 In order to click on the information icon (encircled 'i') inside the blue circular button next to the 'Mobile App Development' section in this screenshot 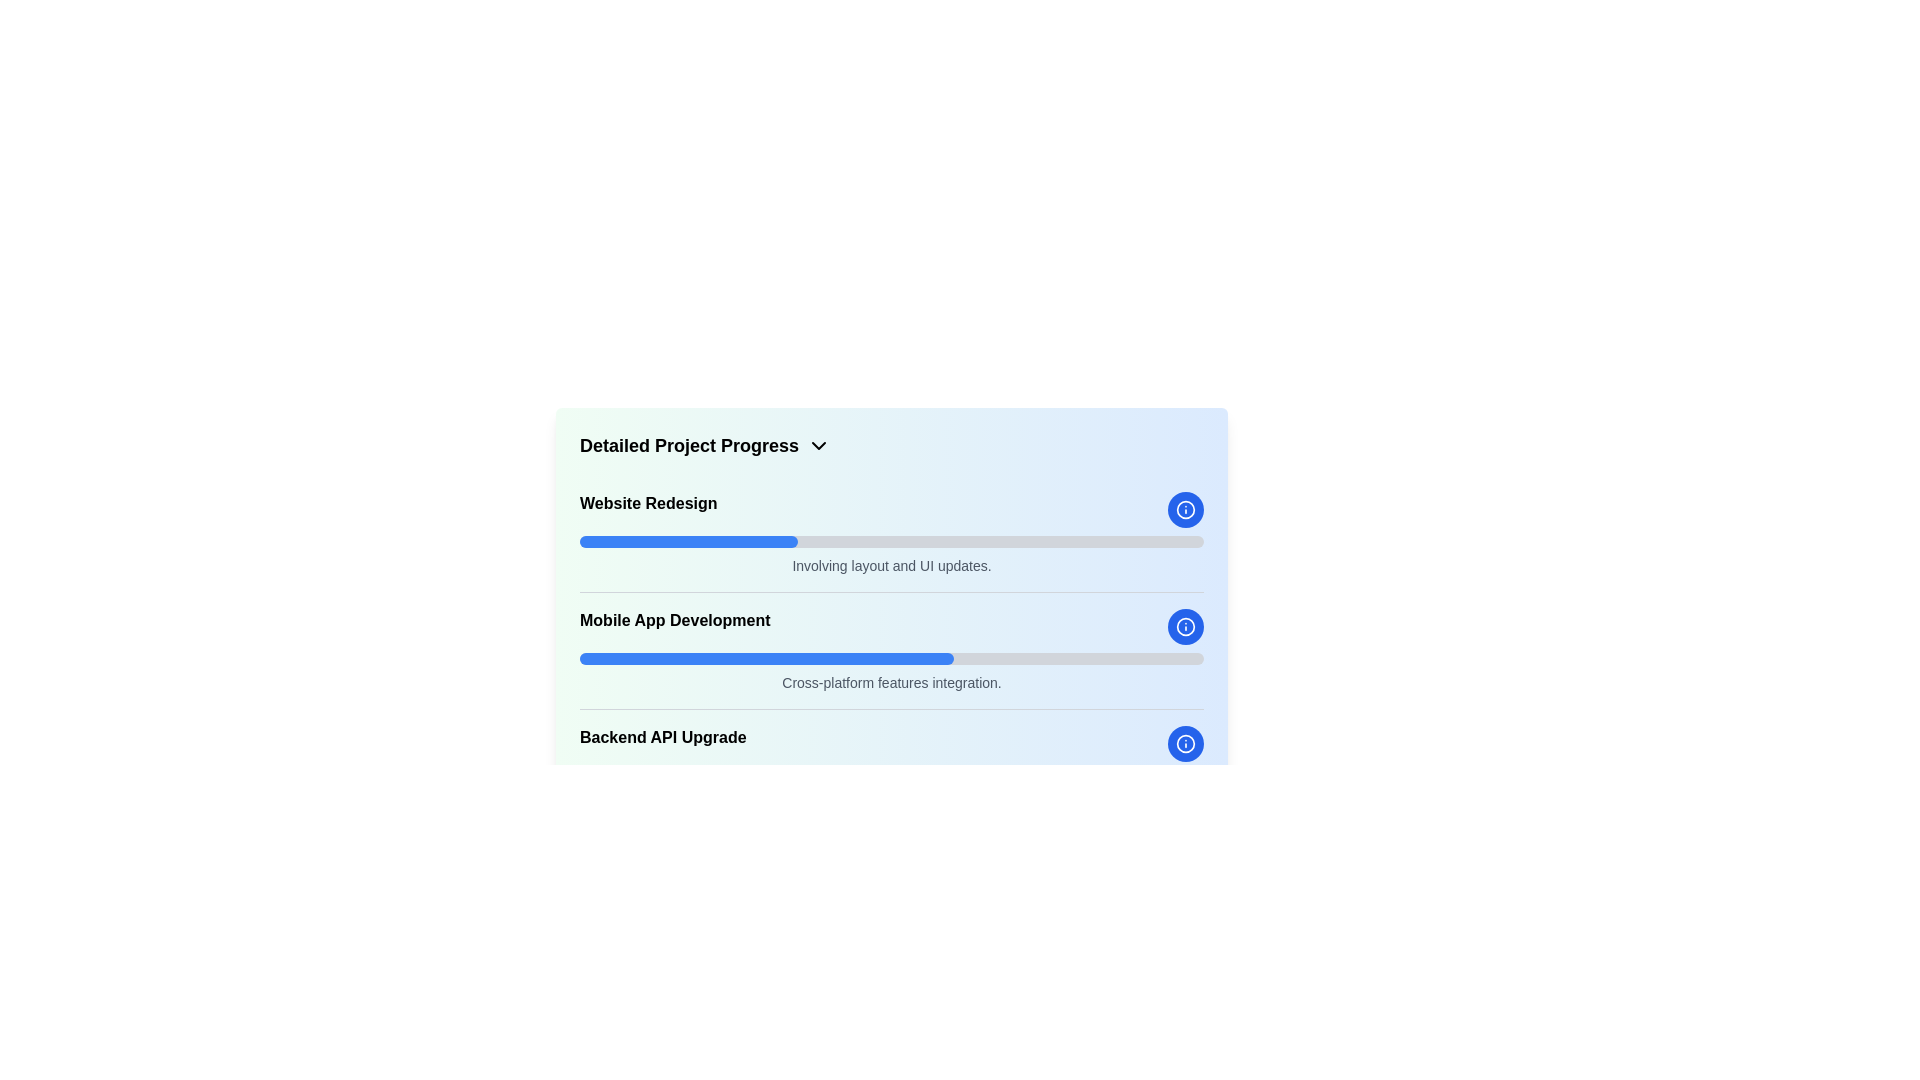, I will do `click(1185, 508)`.